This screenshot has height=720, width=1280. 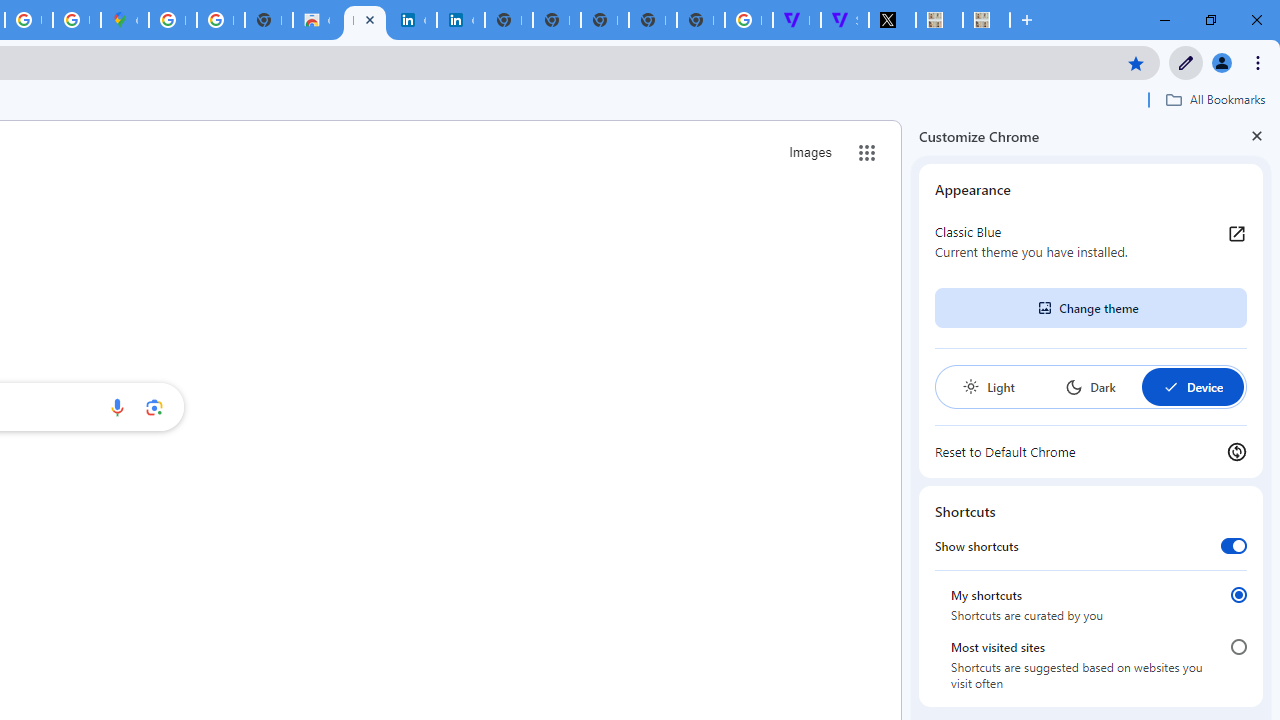 I want to click on 'Cookie Policy | LinkedIn', so click(x=411, y=20).